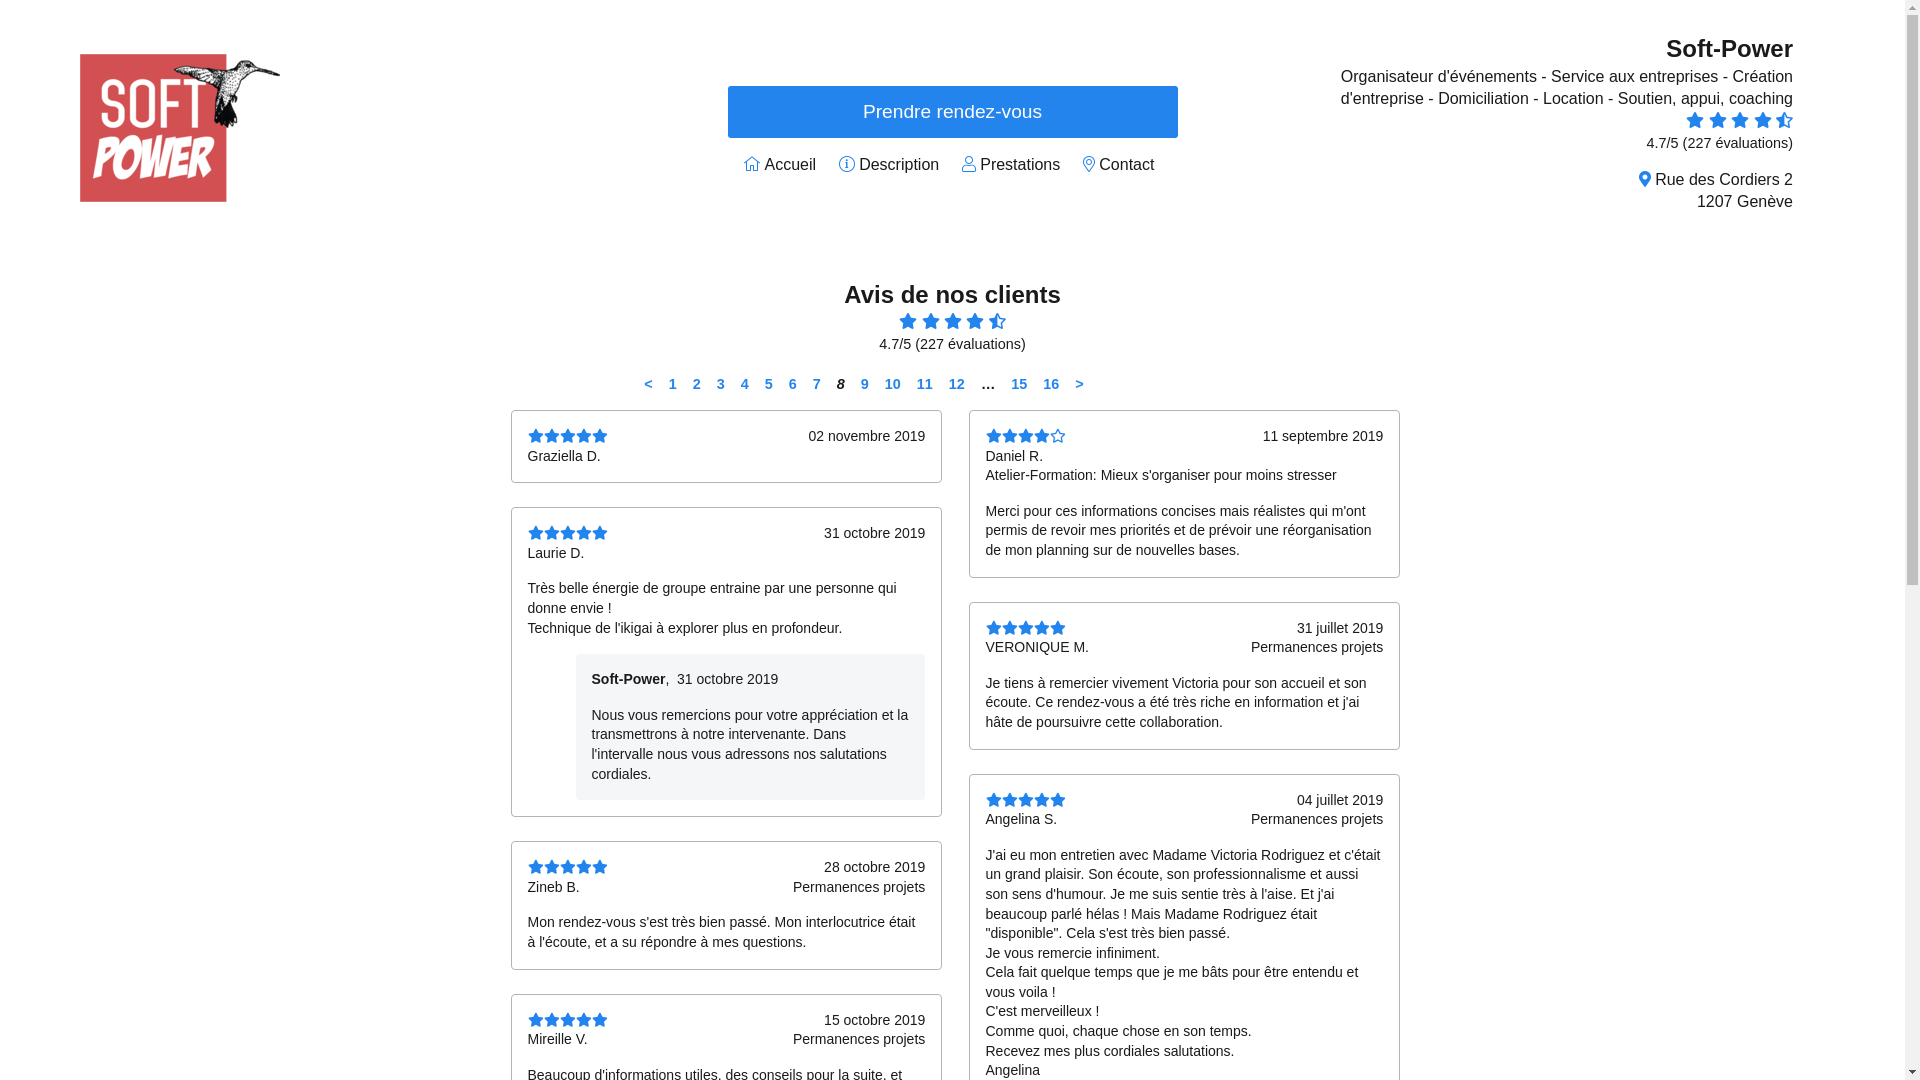  What do you see at coordinates (790, 163) in the screenshot?
I see `'Accueil'` at bounding box center [790, 163].